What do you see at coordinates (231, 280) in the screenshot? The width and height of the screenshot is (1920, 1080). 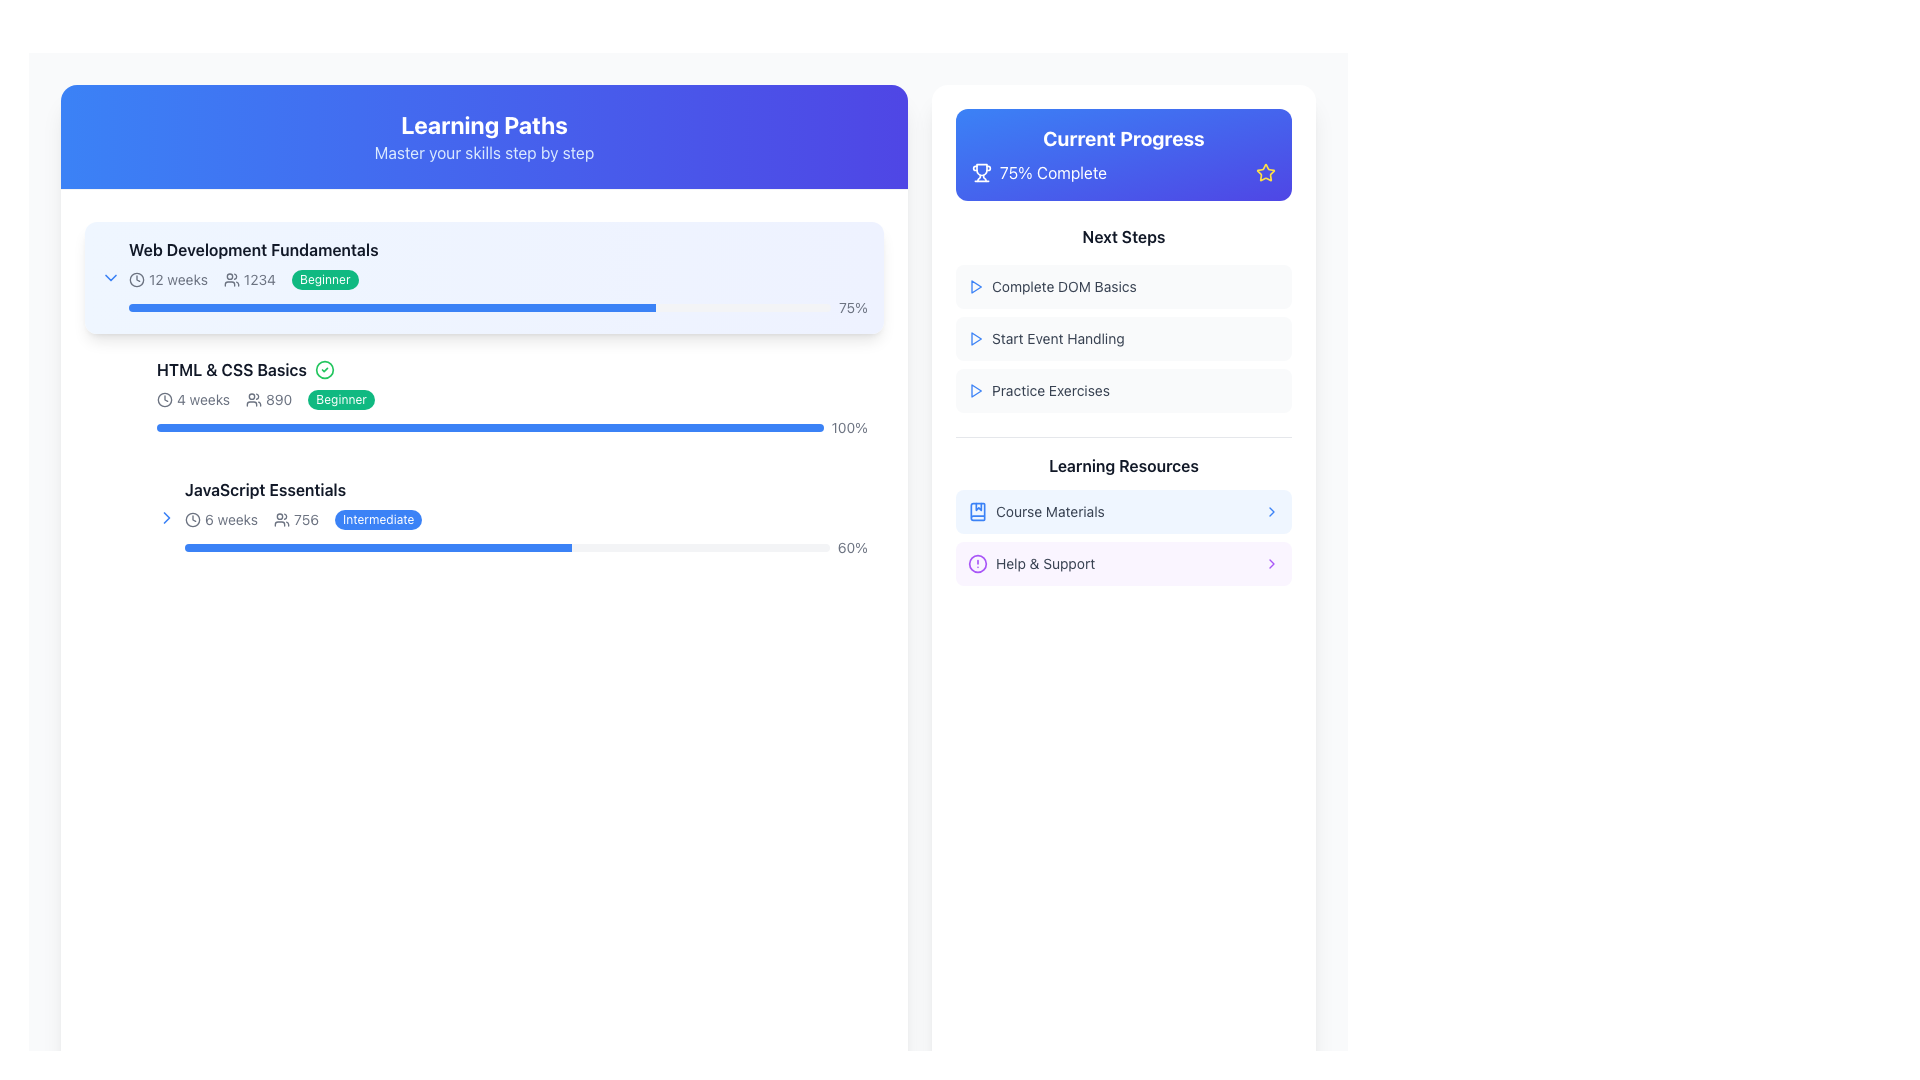 I see `the SVG-based icon component representing people or a group, located immediately to the left of the number '1234' in the 'Web Development Fundamentals' section` at bounding box center [231, 280].